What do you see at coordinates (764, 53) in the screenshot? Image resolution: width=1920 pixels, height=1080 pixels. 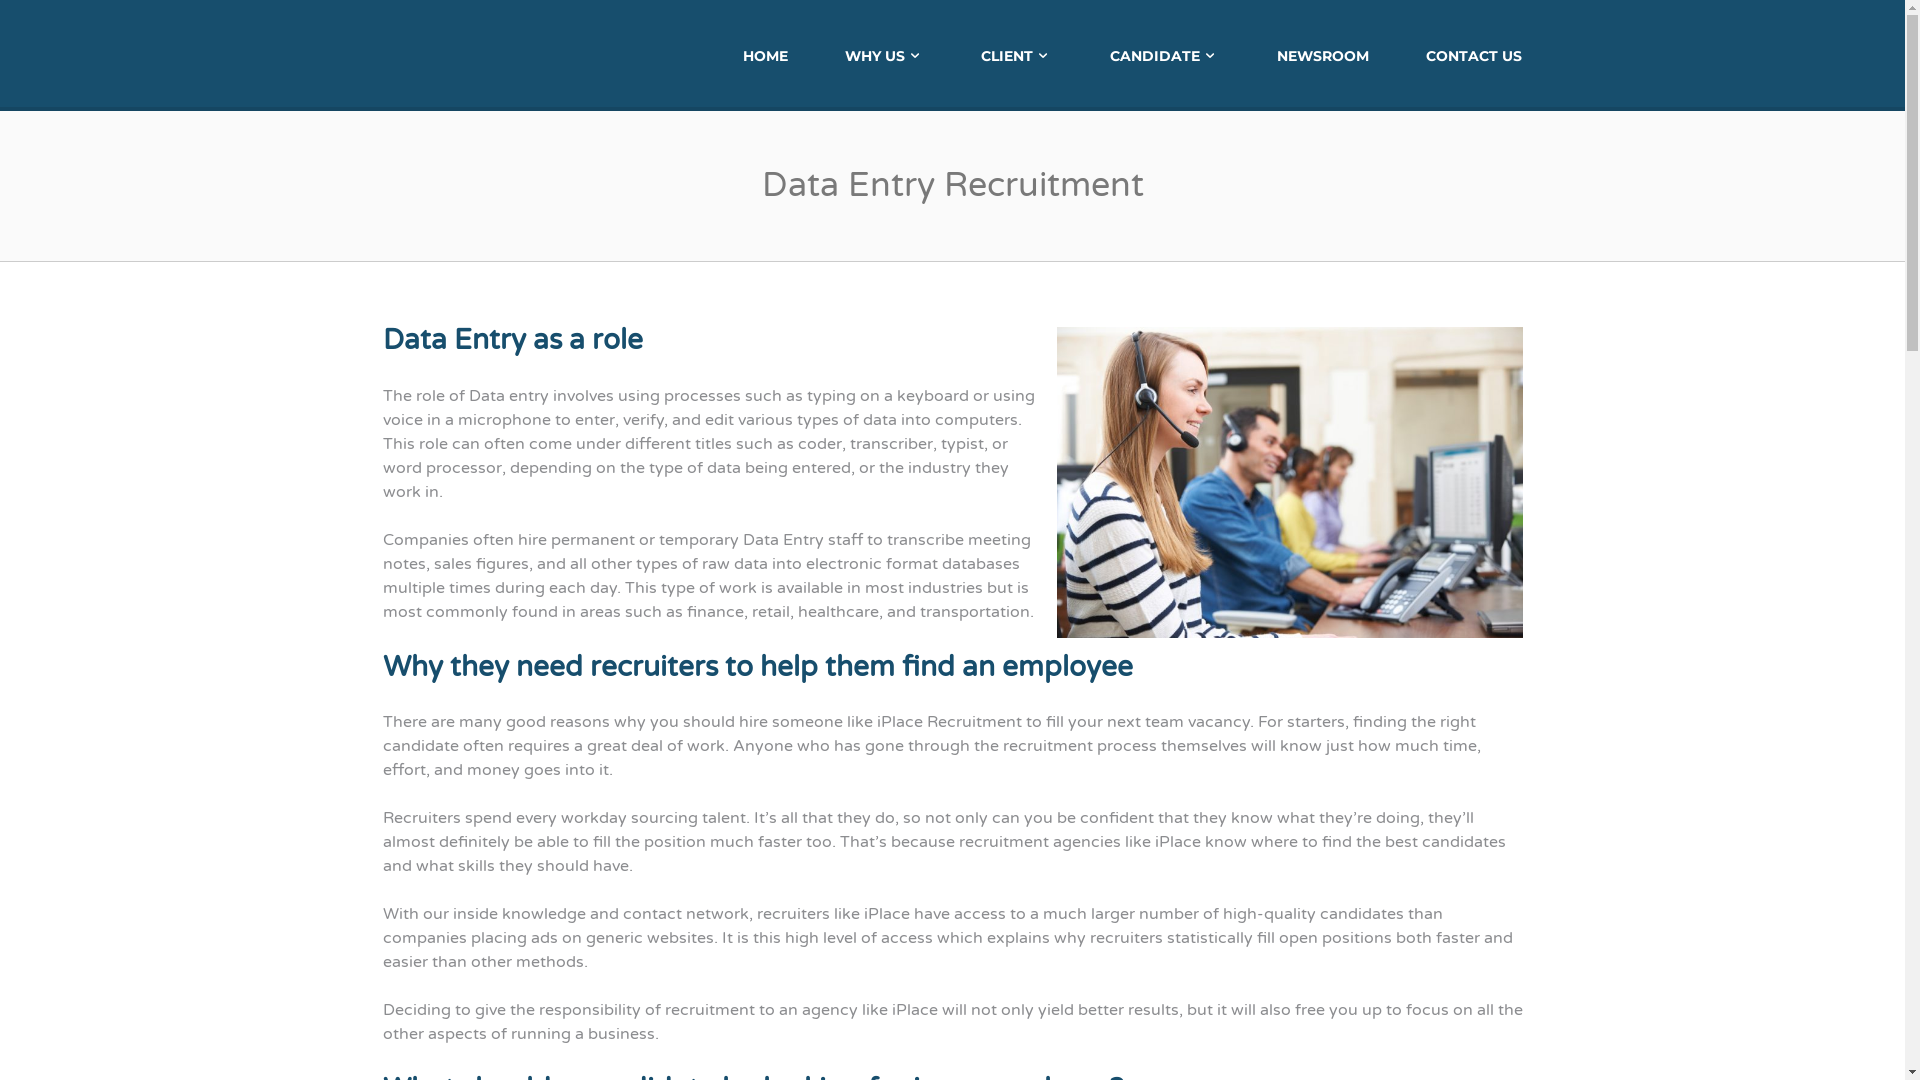 I see `'HOME'` at bounding box center [764, 53].